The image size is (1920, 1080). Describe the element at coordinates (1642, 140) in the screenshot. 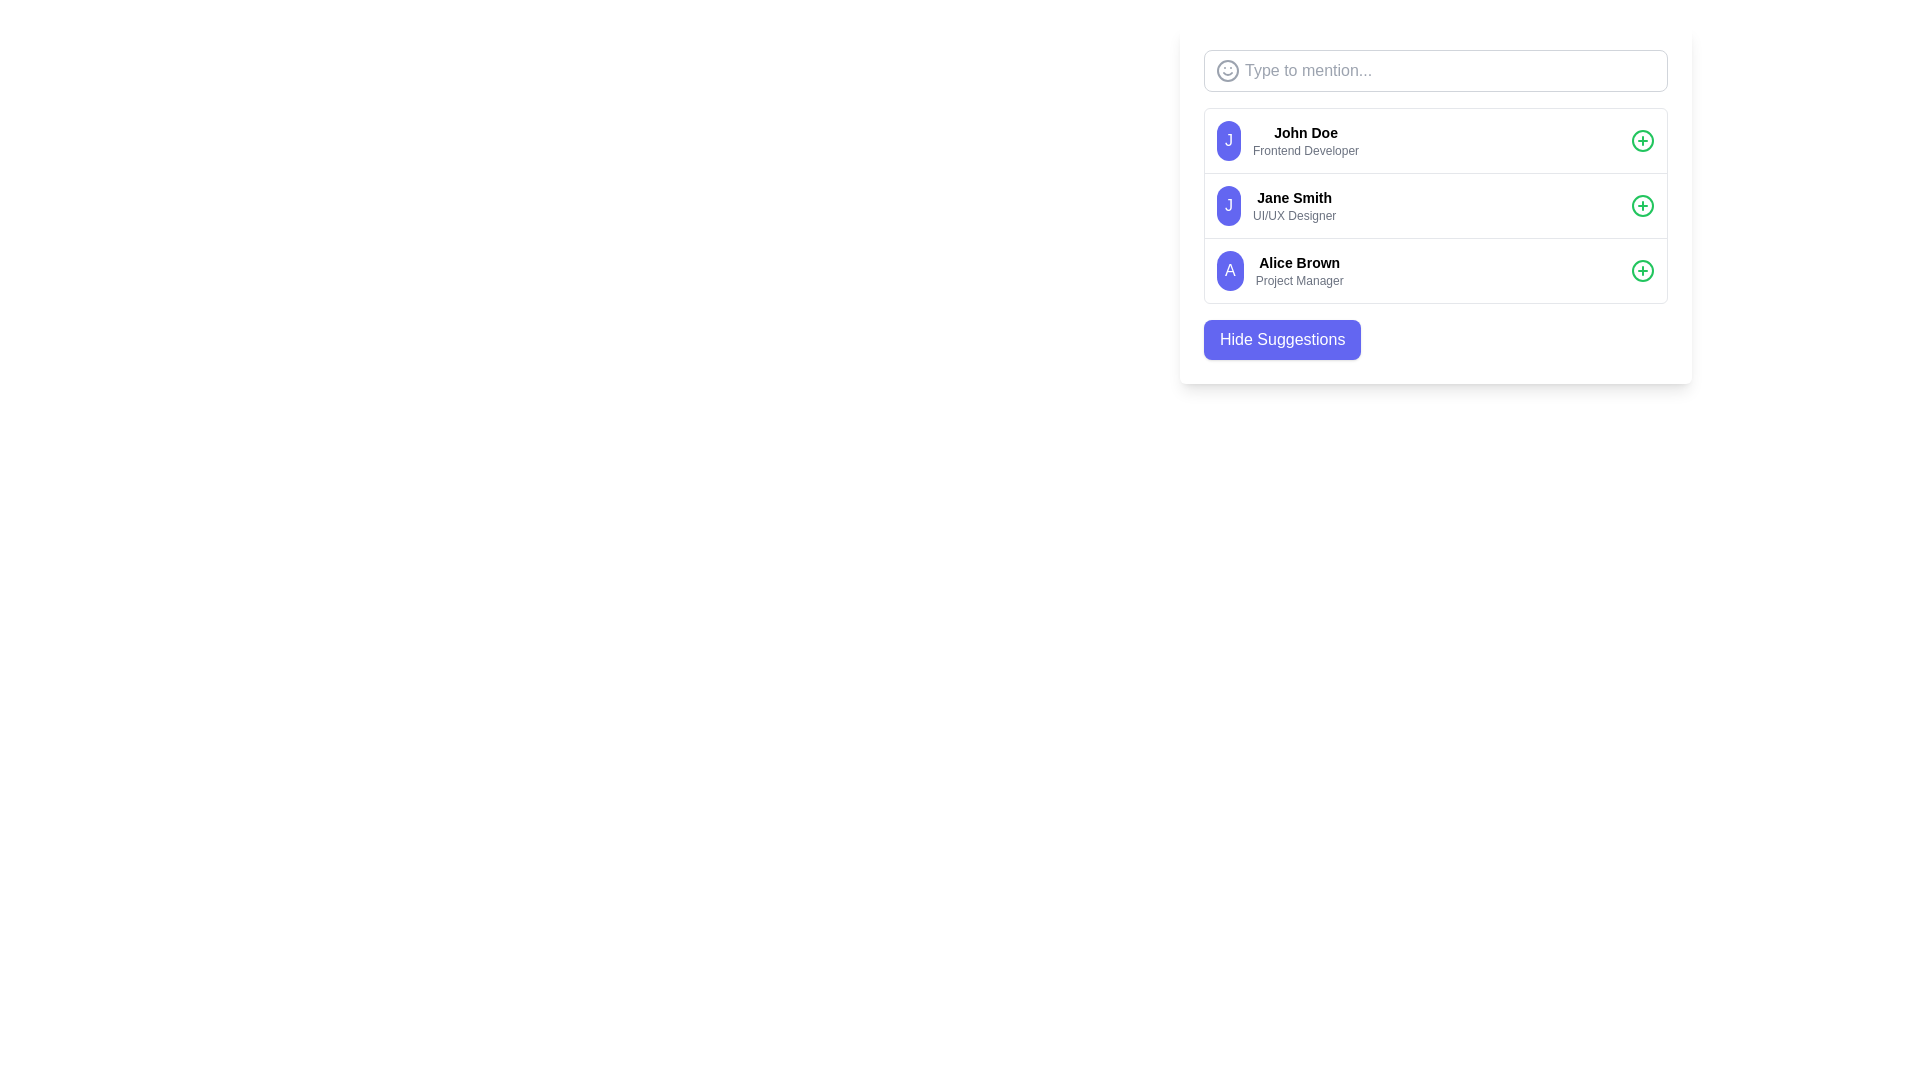

I see `the circular icon with a green outline and a white plus sign, located at the far-right side of the row labeled 'John Doe Frontend Developer.'` at that location.